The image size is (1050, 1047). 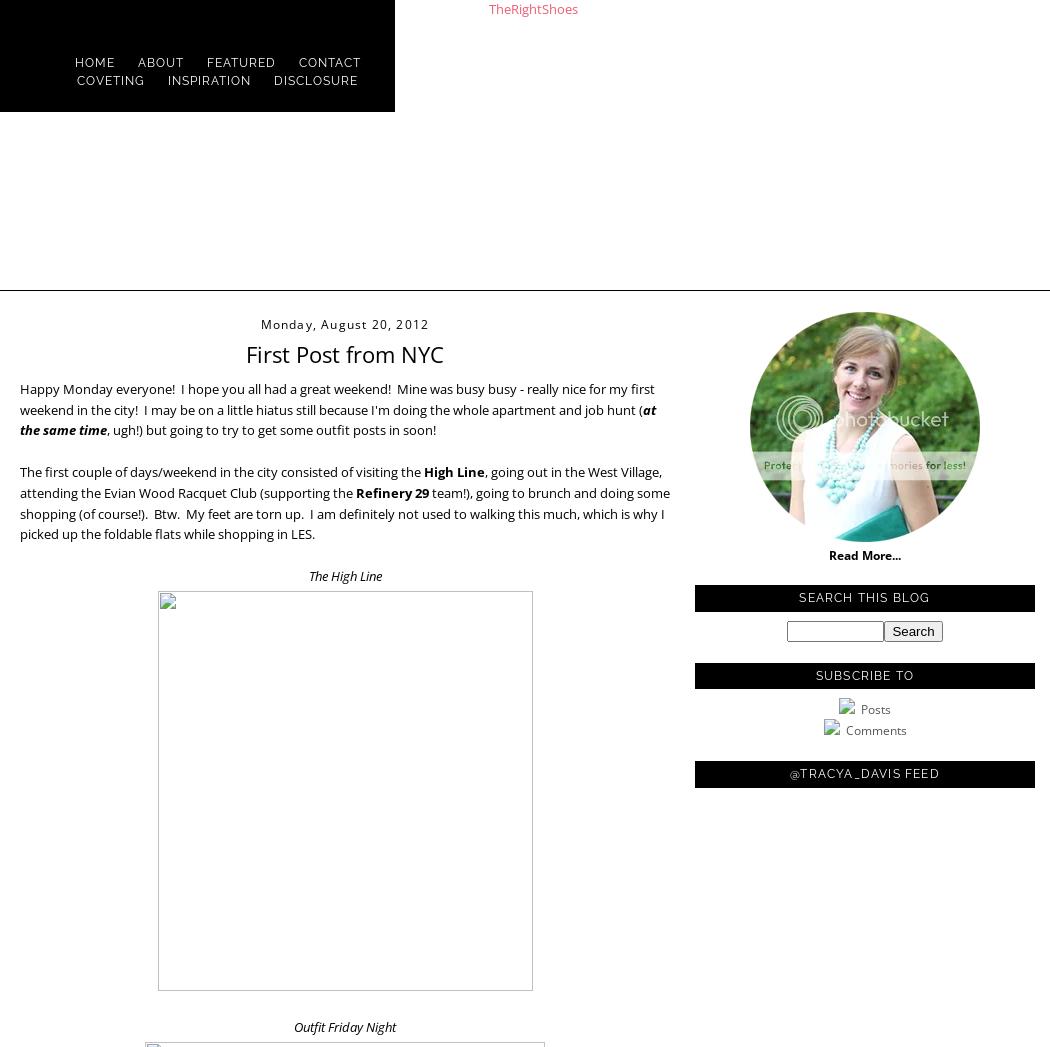 What do you see at coordinates (454, 471) in the screenshot?
I see `'High Line'` at bounding box center [454, 471].